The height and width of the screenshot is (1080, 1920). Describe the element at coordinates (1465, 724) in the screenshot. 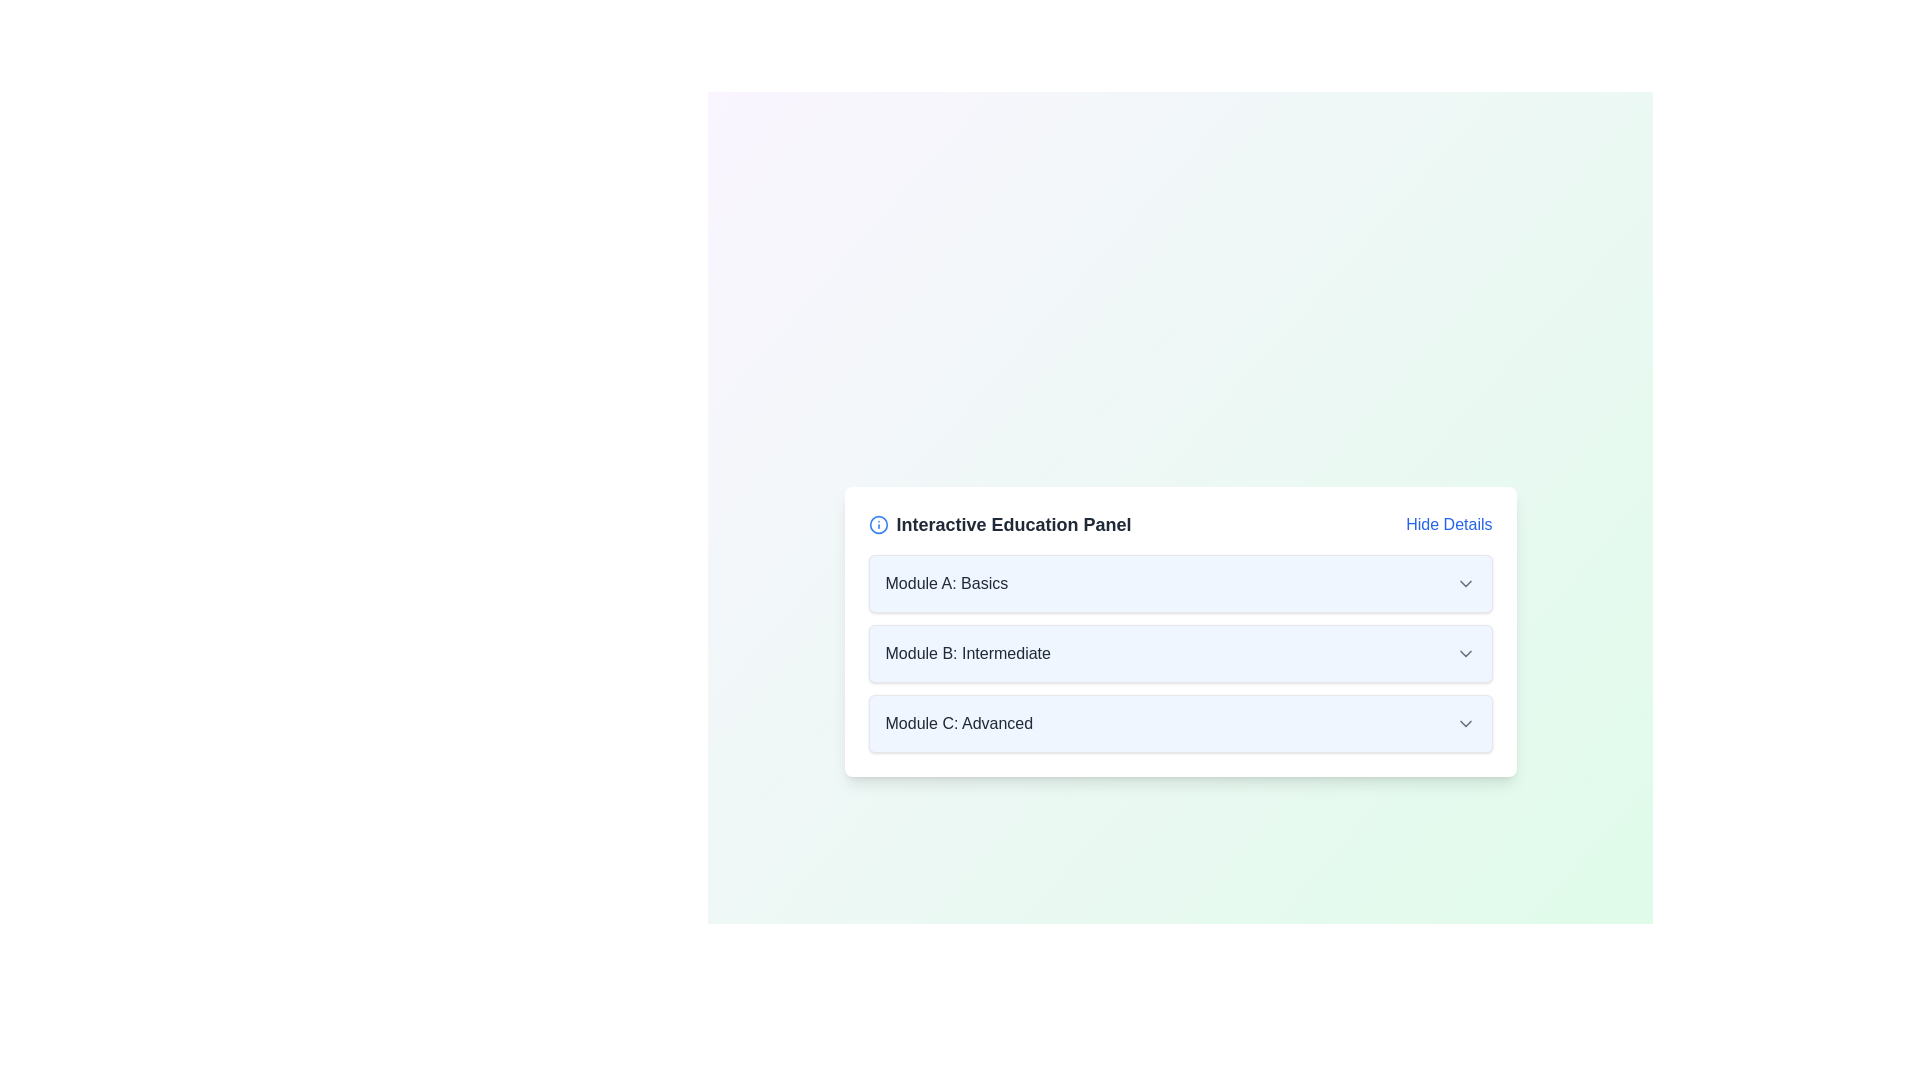

I see `the chevron-down icon located on the right side of the row labeled 'Module C: Advanced' to change its color` at that location.